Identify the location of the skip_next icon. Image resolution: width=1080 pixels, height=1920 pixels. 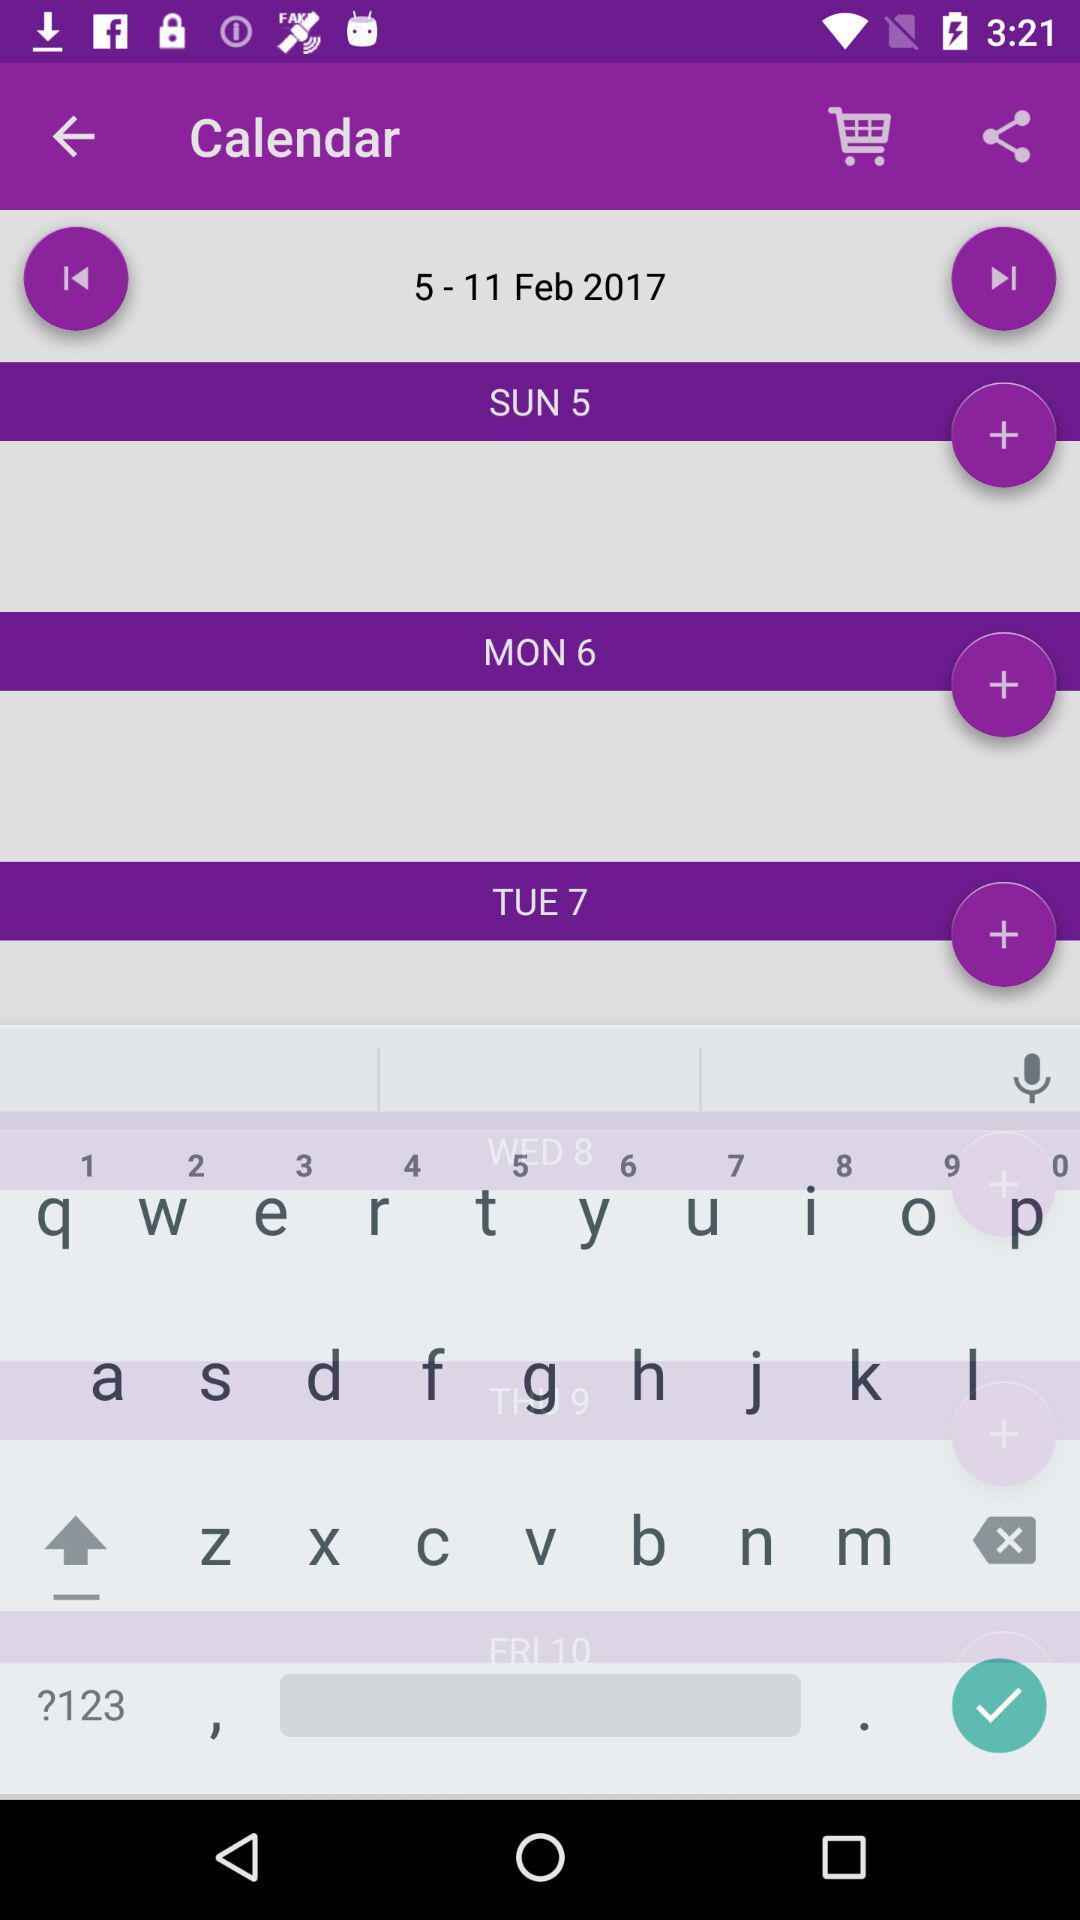
(1003, 285).